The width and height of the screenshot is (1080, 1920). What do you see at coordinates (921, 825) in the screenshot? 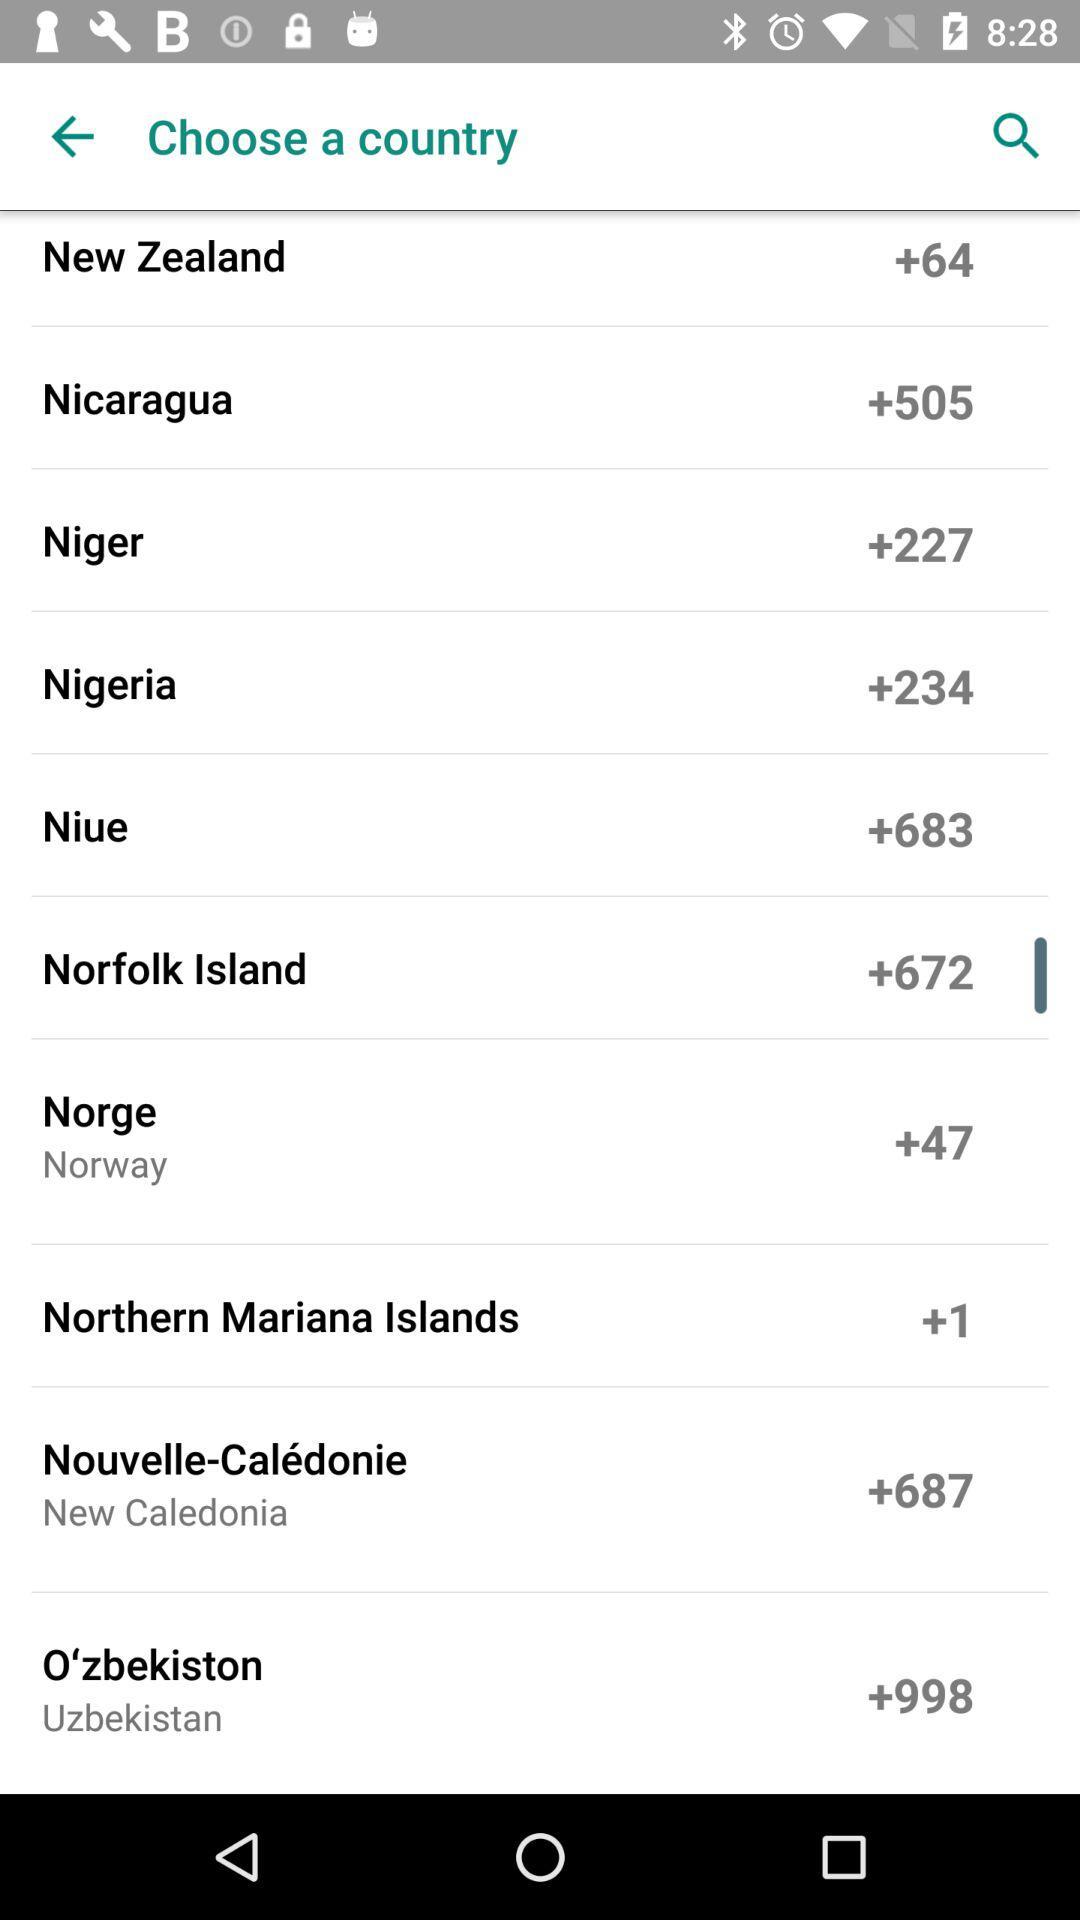
I see `the icon to the right of the niue` at bounding box center [921, 825].